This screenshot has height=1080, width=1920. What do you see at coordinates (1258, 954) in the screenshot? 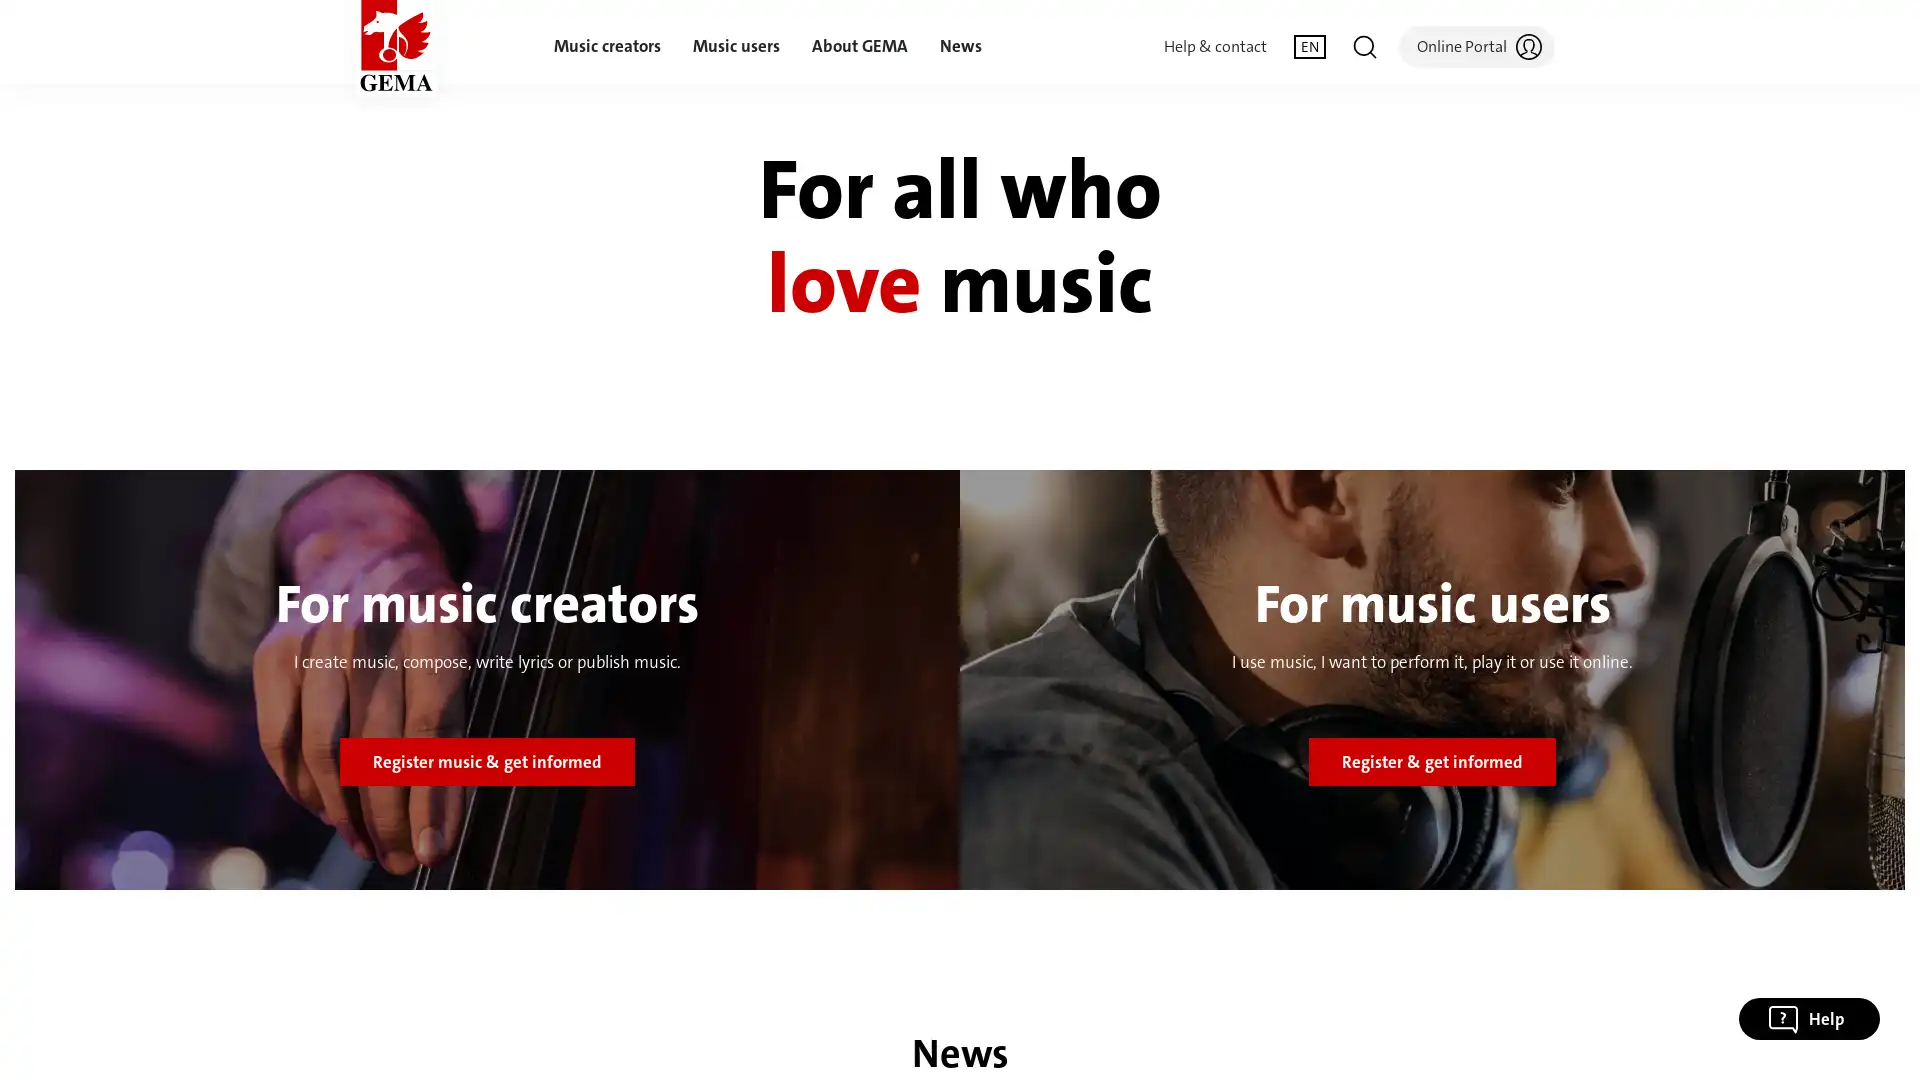
I see `Decline` at bounding box center [1258, 954].